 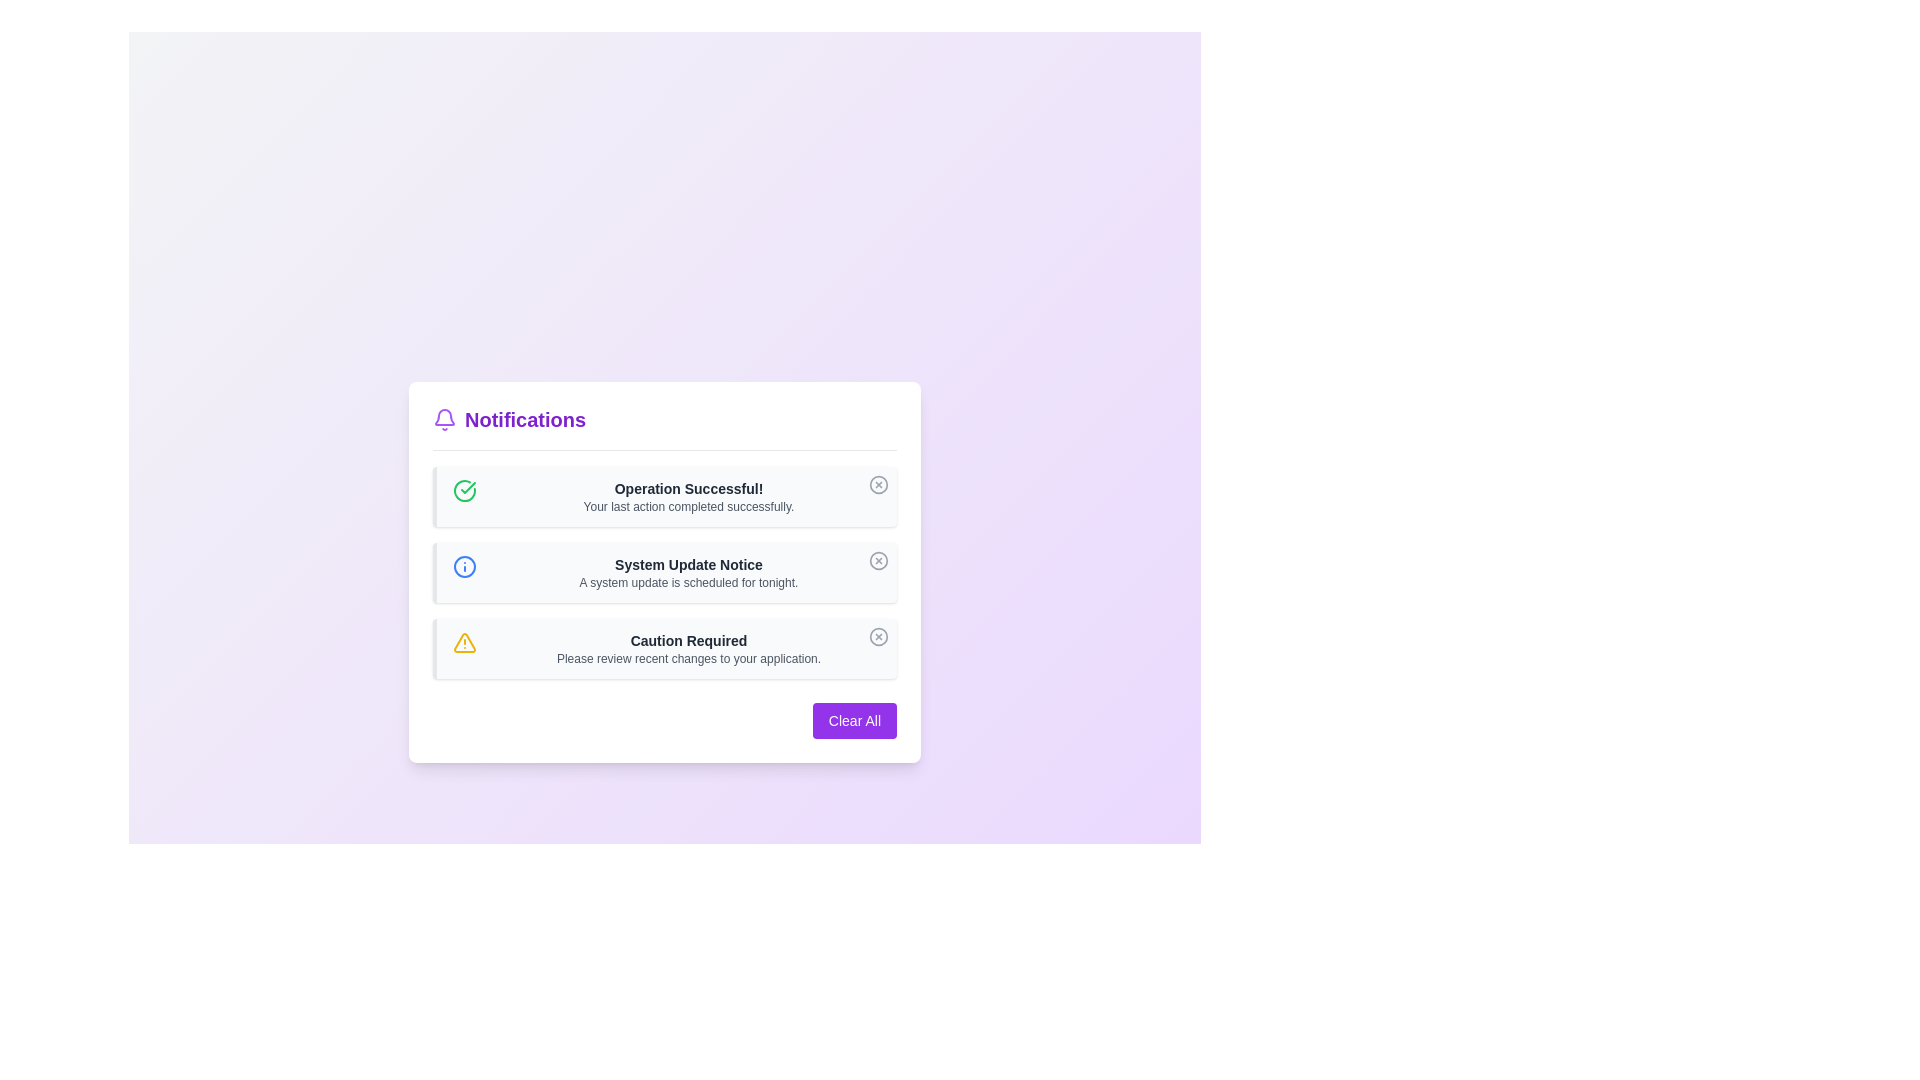 I want to click on the warning notification title text label, which is the top piece of the warning message card located in the notification panel, so click(x=689, y=640).